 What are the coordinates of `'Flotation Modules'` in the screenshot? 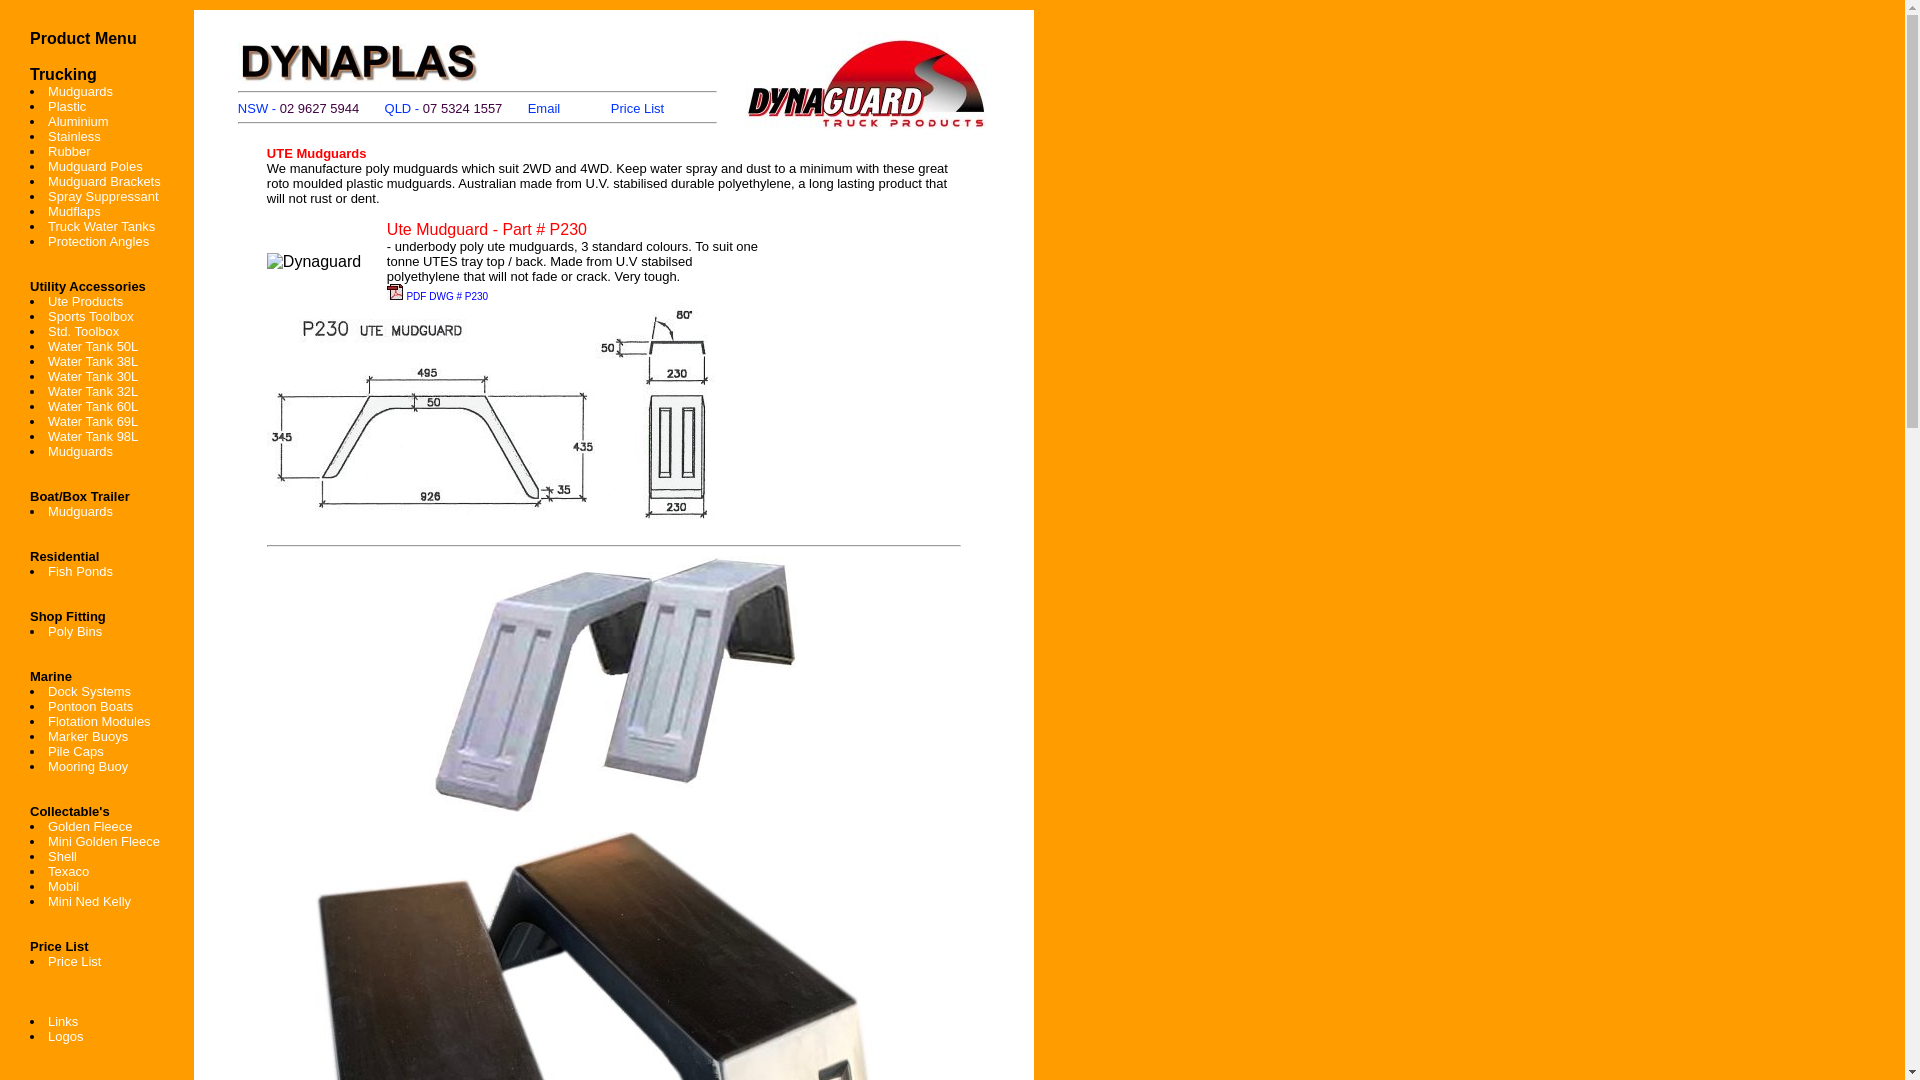 It's located at (98, 721).